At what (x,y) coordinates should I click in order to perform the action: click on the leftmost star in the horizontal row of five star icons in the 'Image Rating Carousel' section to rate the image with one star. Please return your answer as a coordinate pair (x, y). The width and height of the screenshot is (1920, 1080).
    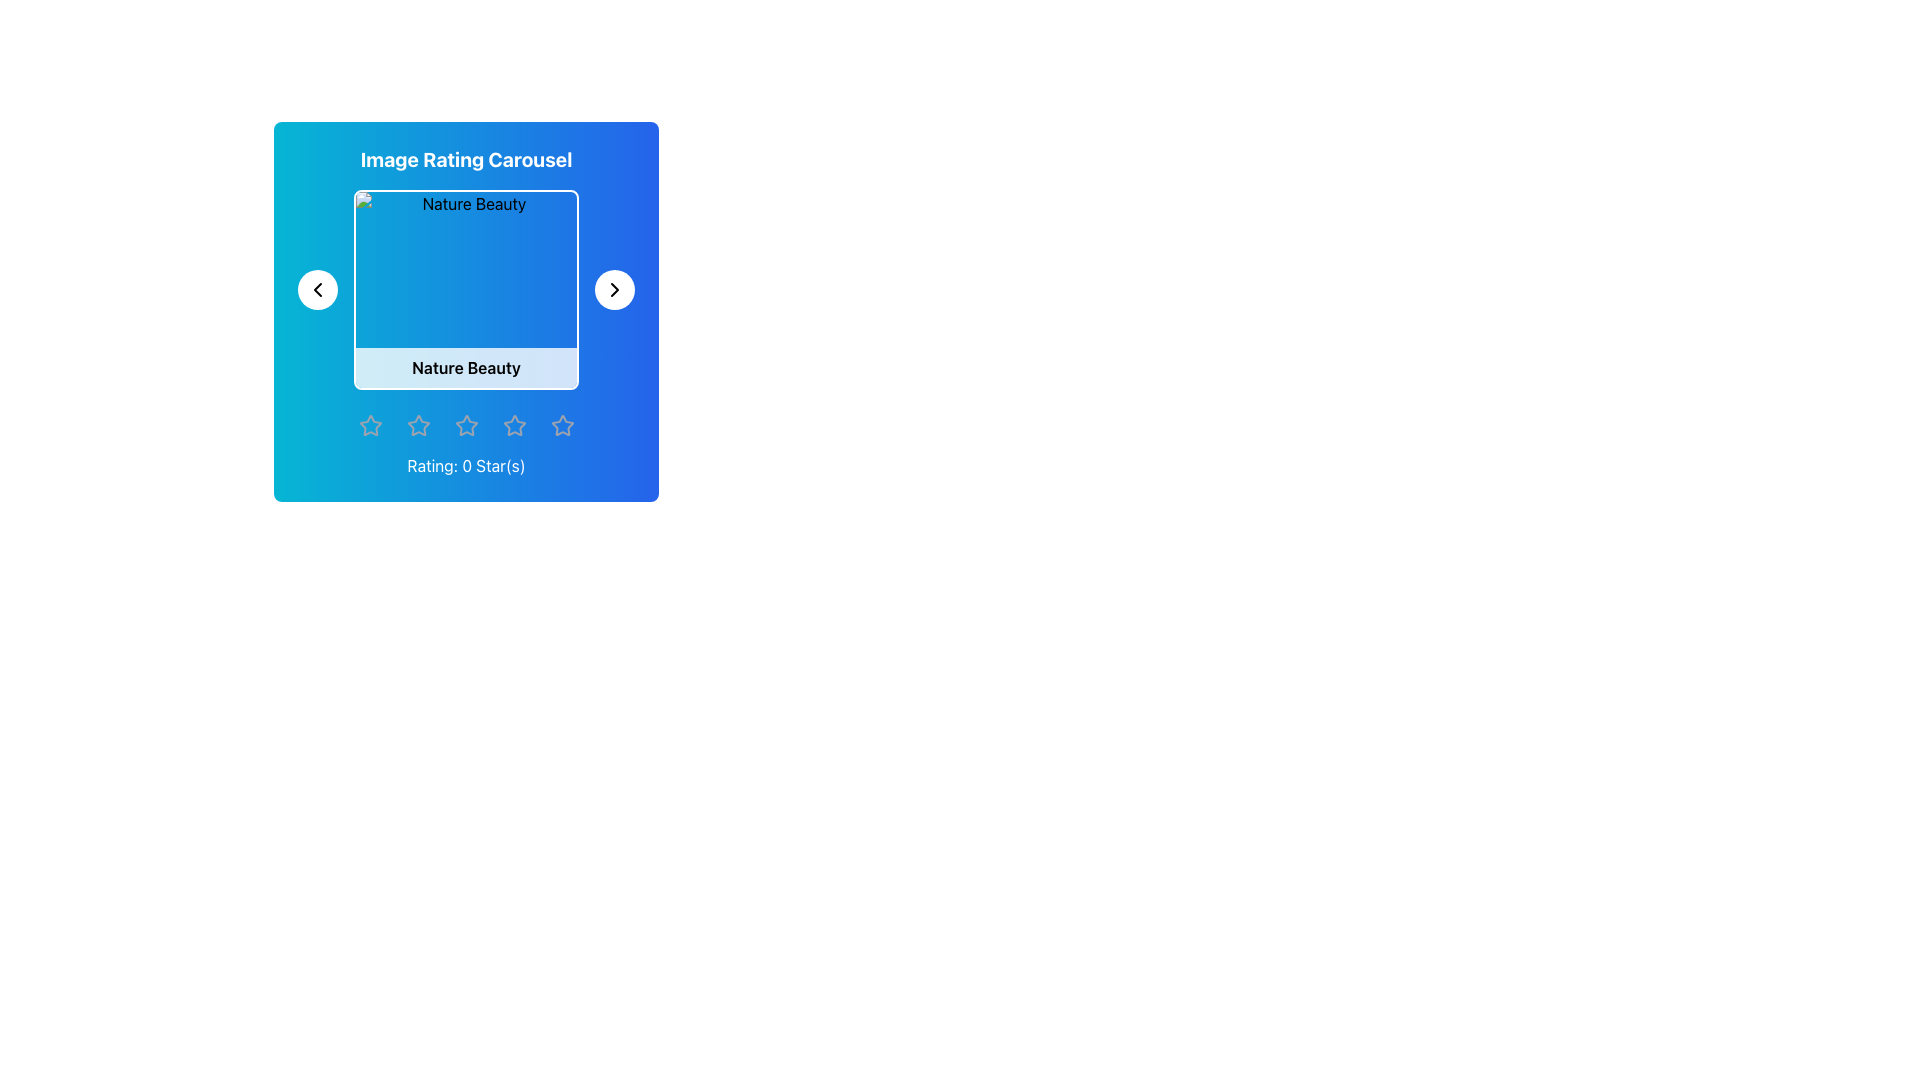
    Looking at the image, I should click on (416, 423).